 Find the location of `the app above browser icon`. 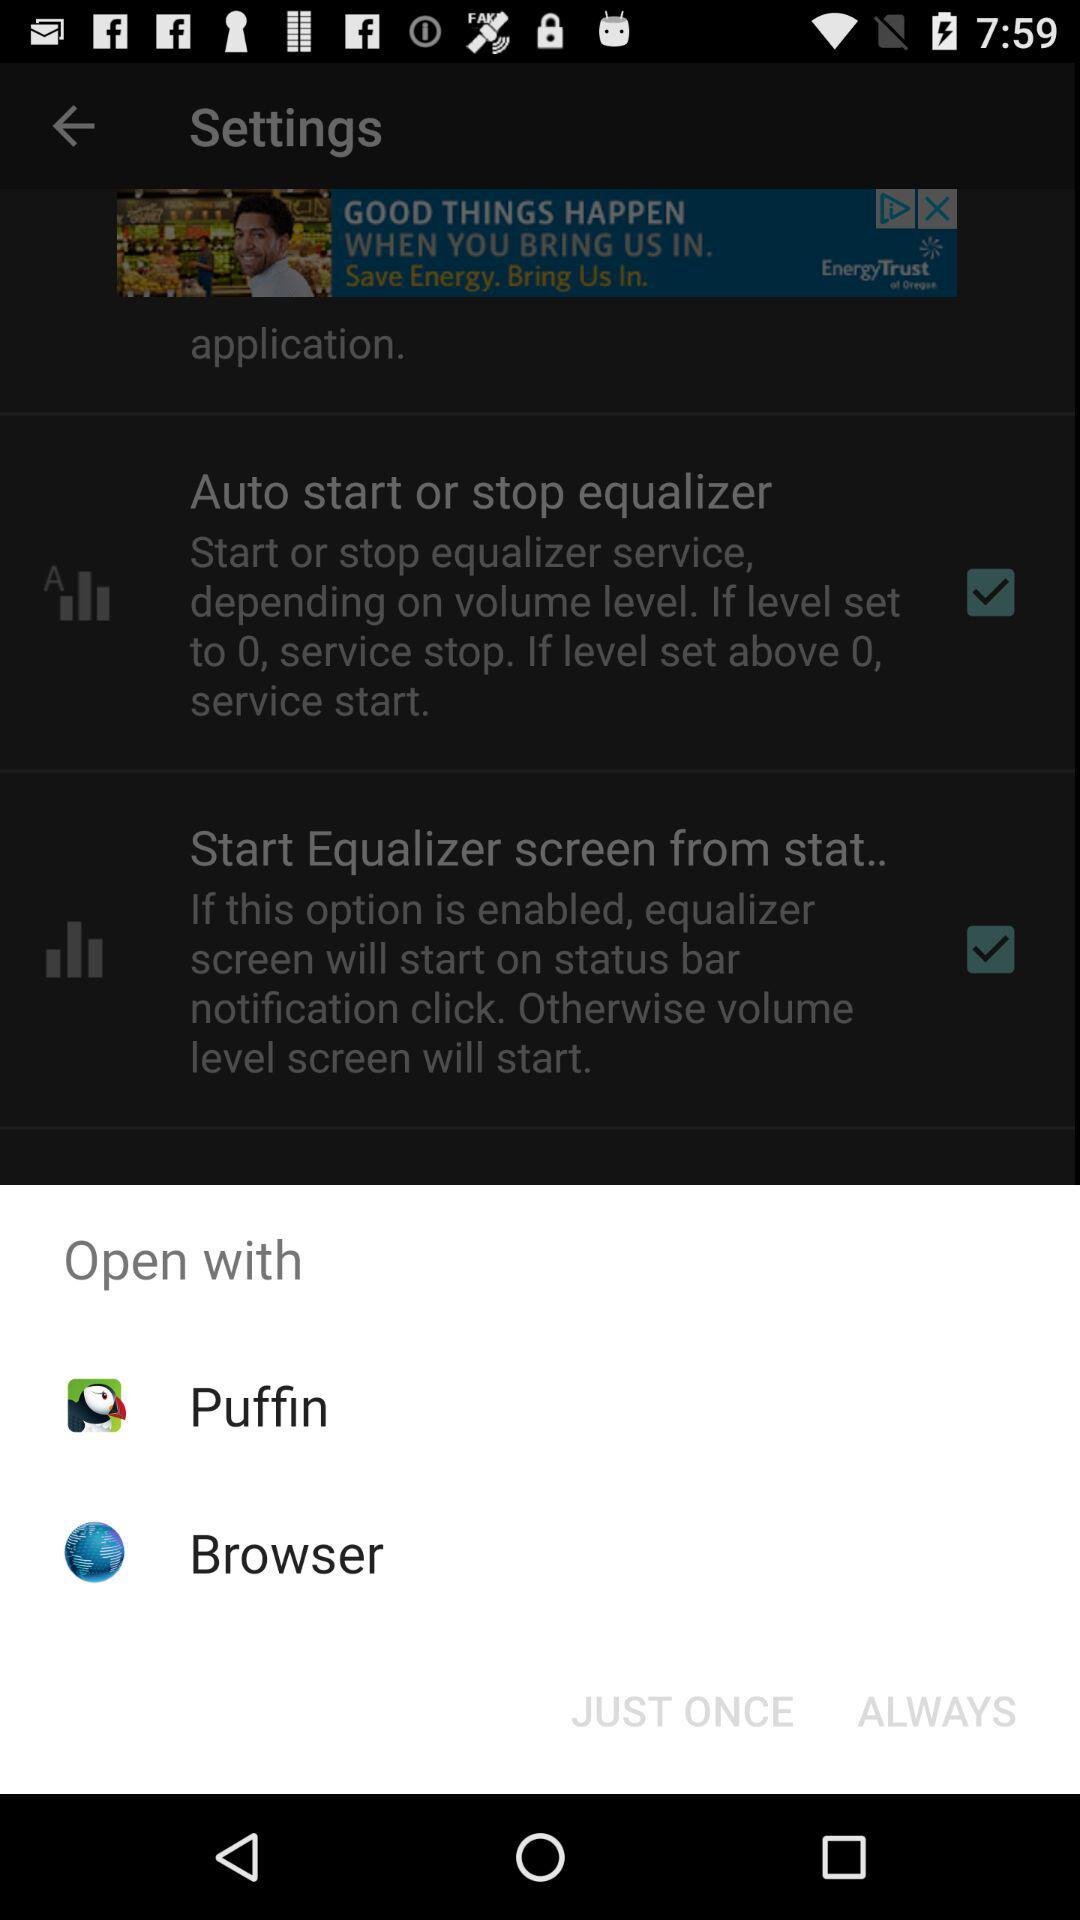

the app above browser icon is located at coordinates (258, 1404).